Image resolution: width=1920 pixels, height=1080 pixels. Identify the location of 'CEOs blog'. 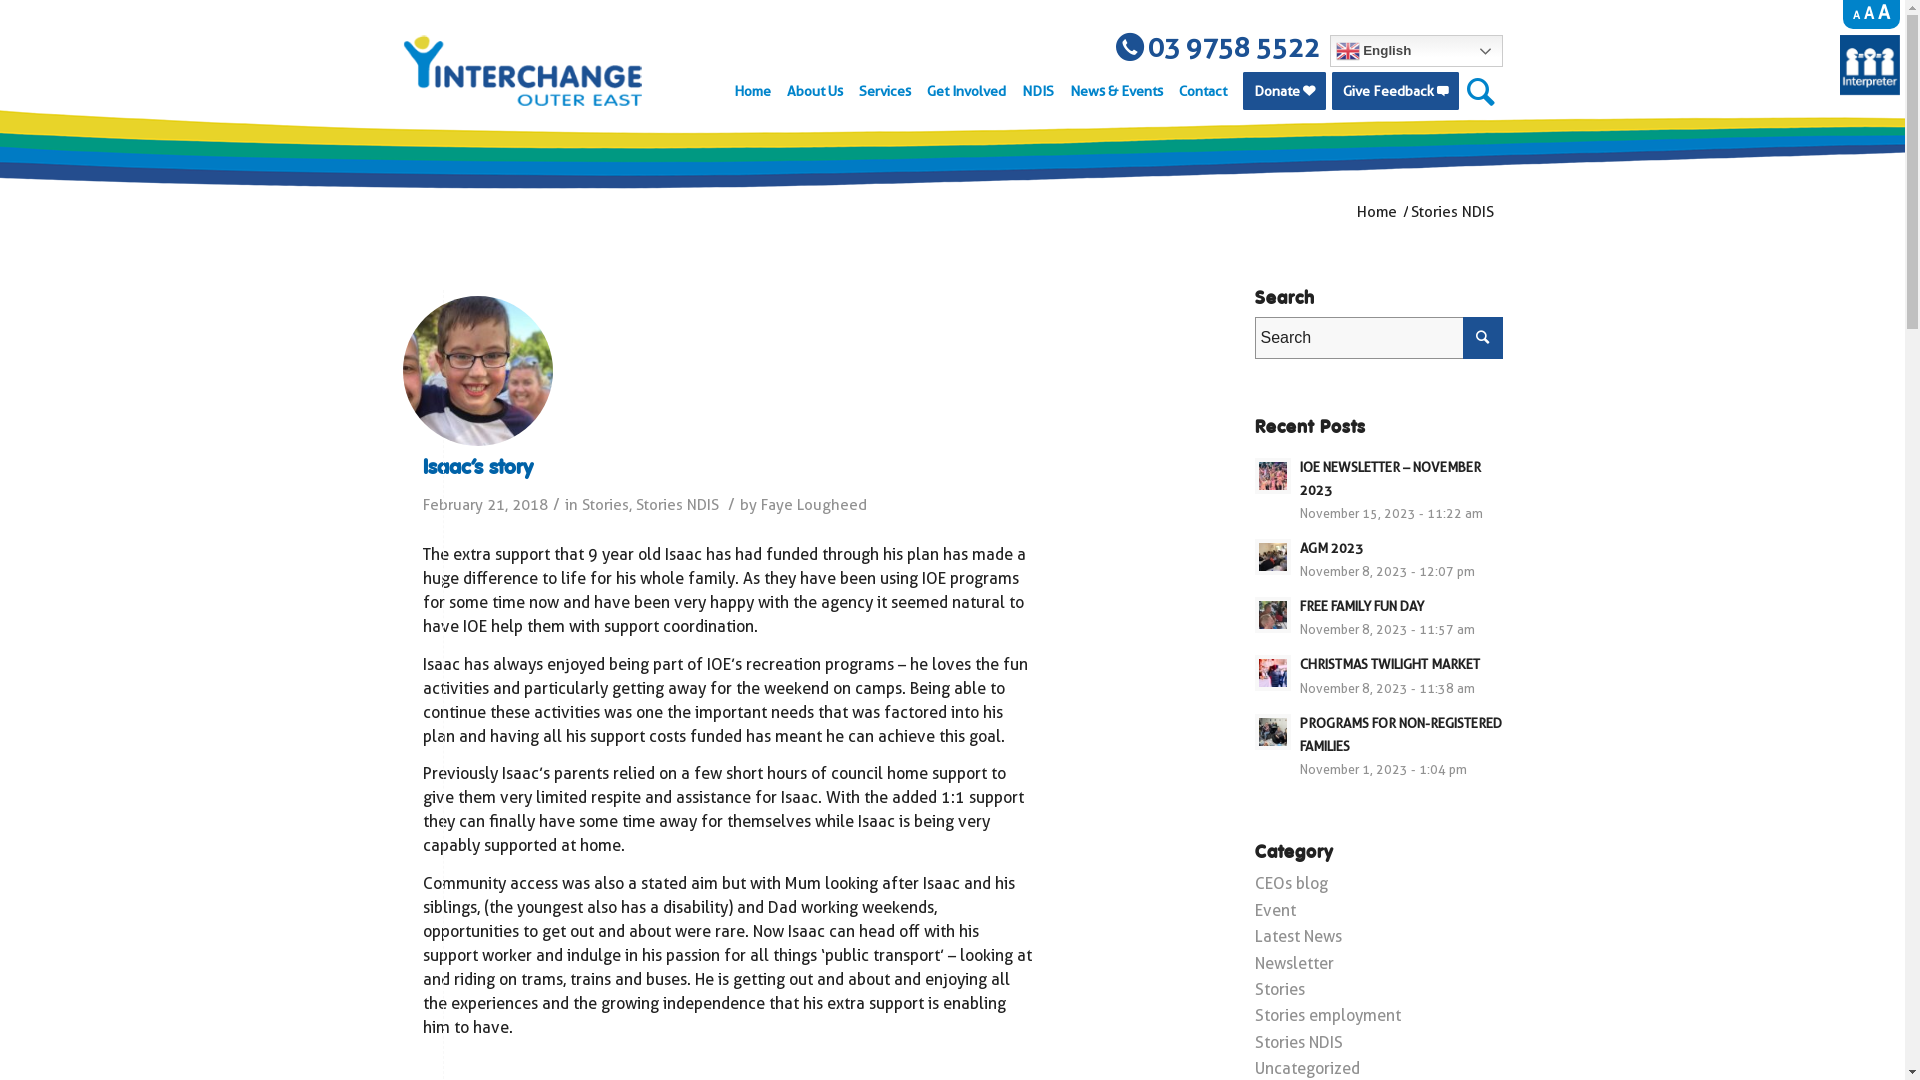
(1290, 882).